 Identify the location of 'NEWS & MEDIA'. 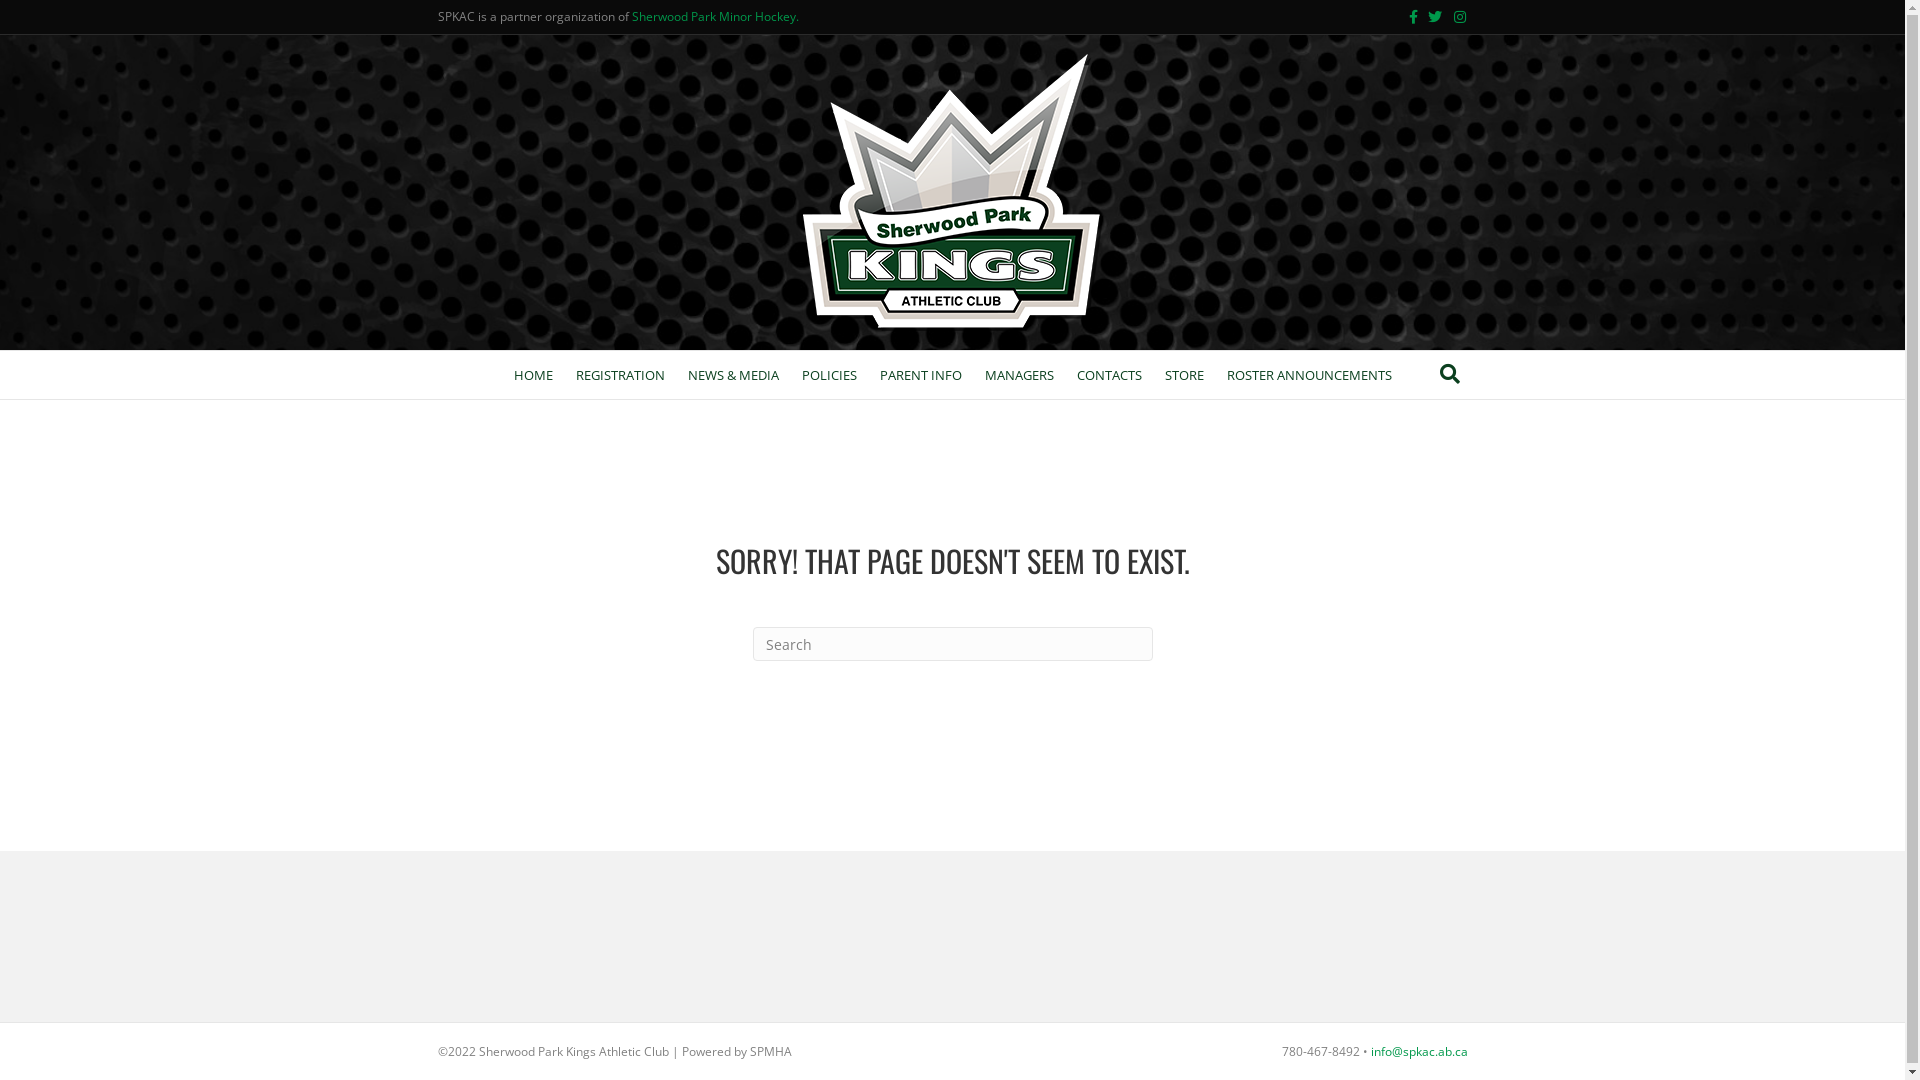
(732, 374).